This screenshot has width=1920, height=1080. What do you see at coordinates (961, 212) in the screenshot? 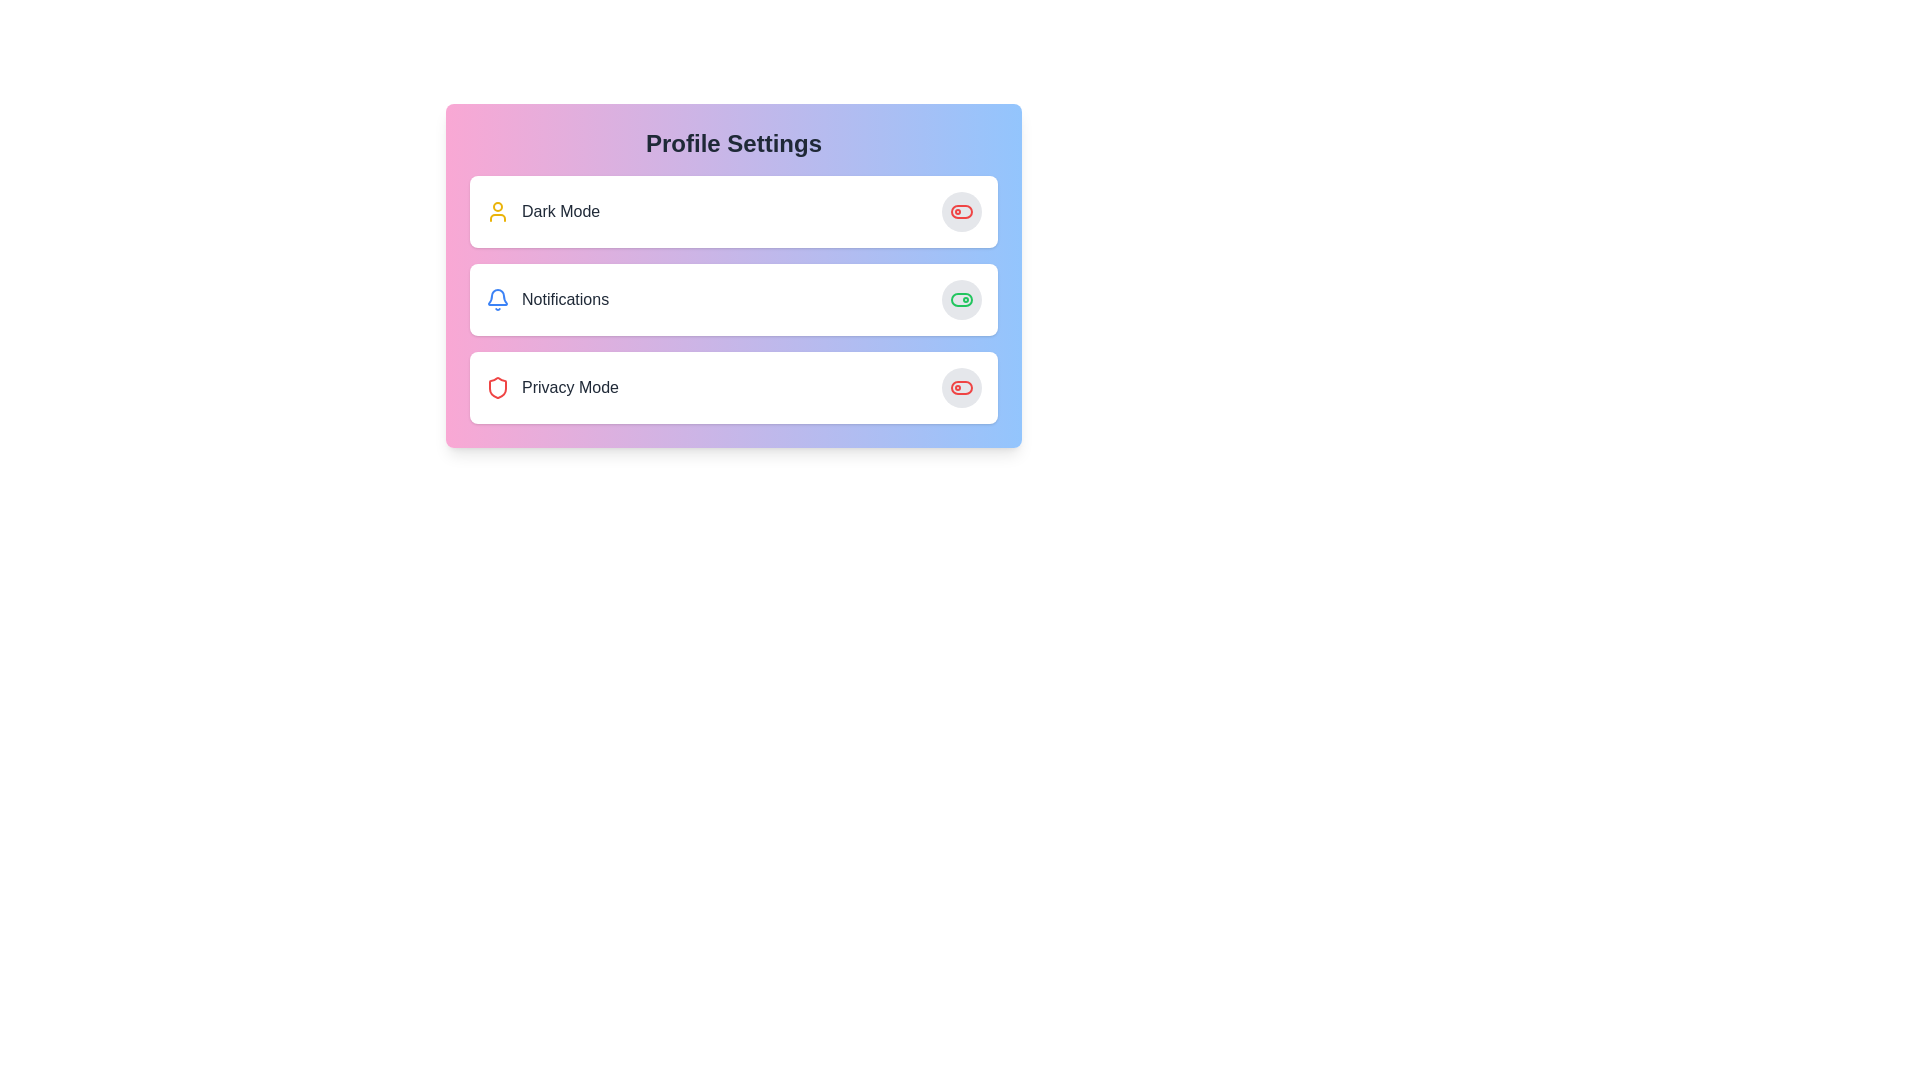
I see `the toggle switch for 'dark Mode' in the 'Profile Settings' section` at bounding box center [961, 212].